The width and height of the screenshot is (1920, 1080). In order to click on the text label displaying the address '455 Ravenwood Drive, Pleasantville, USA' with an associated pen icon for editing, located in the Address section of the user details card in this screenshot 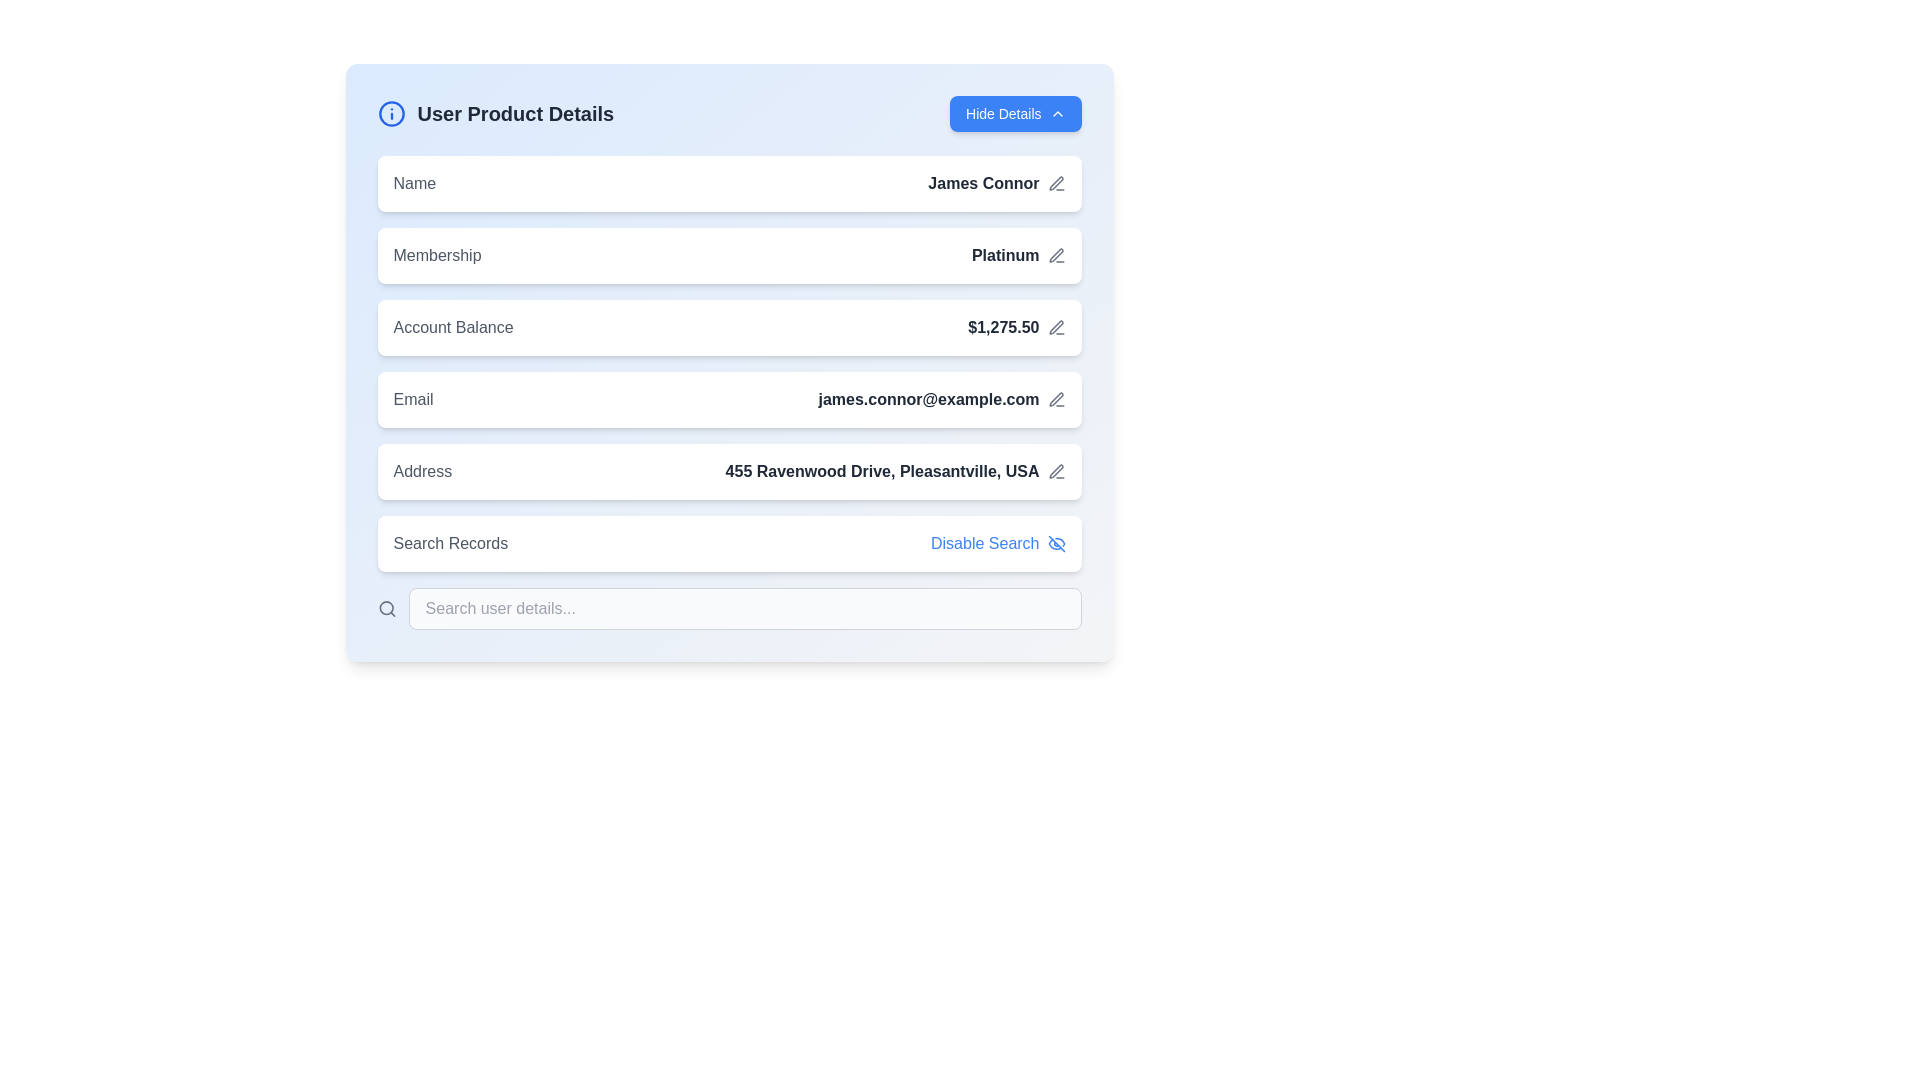, I will do `click(894, 471)`.